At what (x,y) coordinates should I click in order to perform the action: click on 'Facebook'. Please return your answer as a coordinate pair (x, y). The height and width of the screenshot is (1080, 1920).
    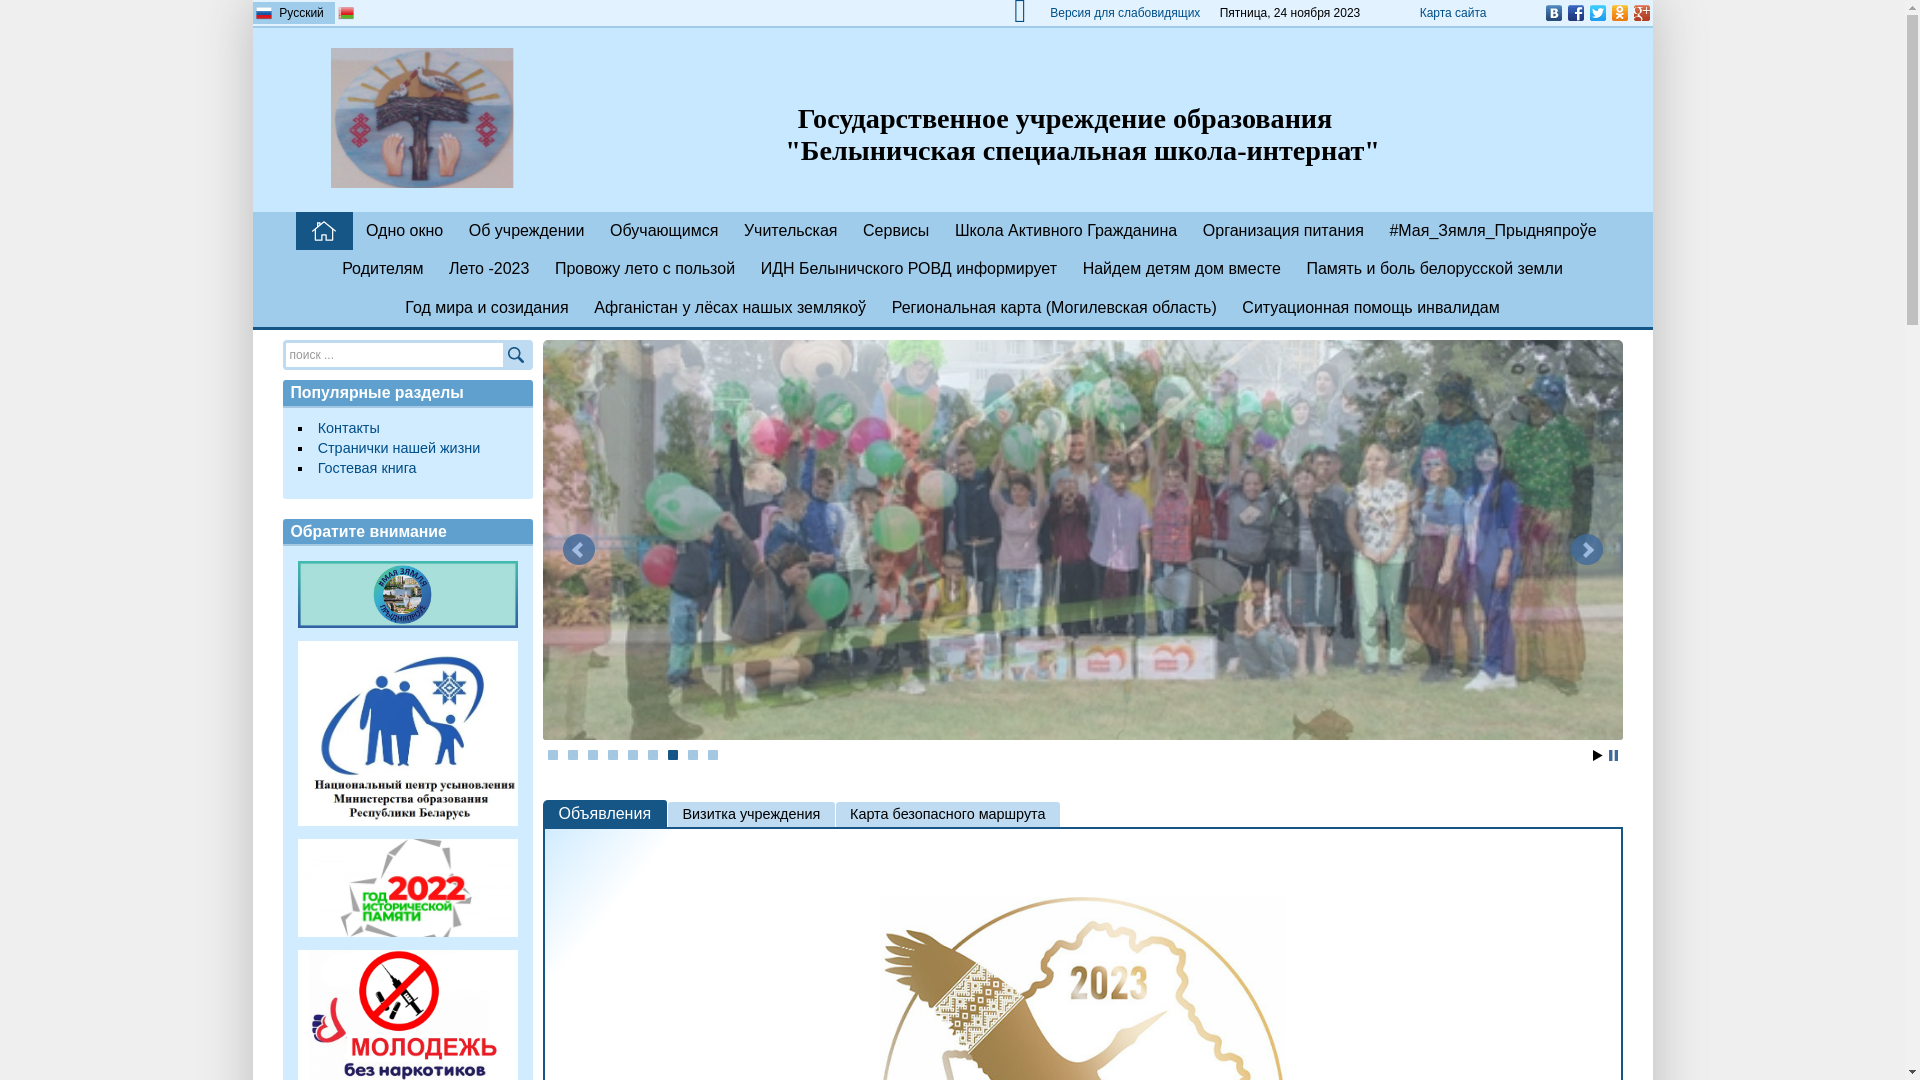
    Looking at the image, I should click on (1573, 12).